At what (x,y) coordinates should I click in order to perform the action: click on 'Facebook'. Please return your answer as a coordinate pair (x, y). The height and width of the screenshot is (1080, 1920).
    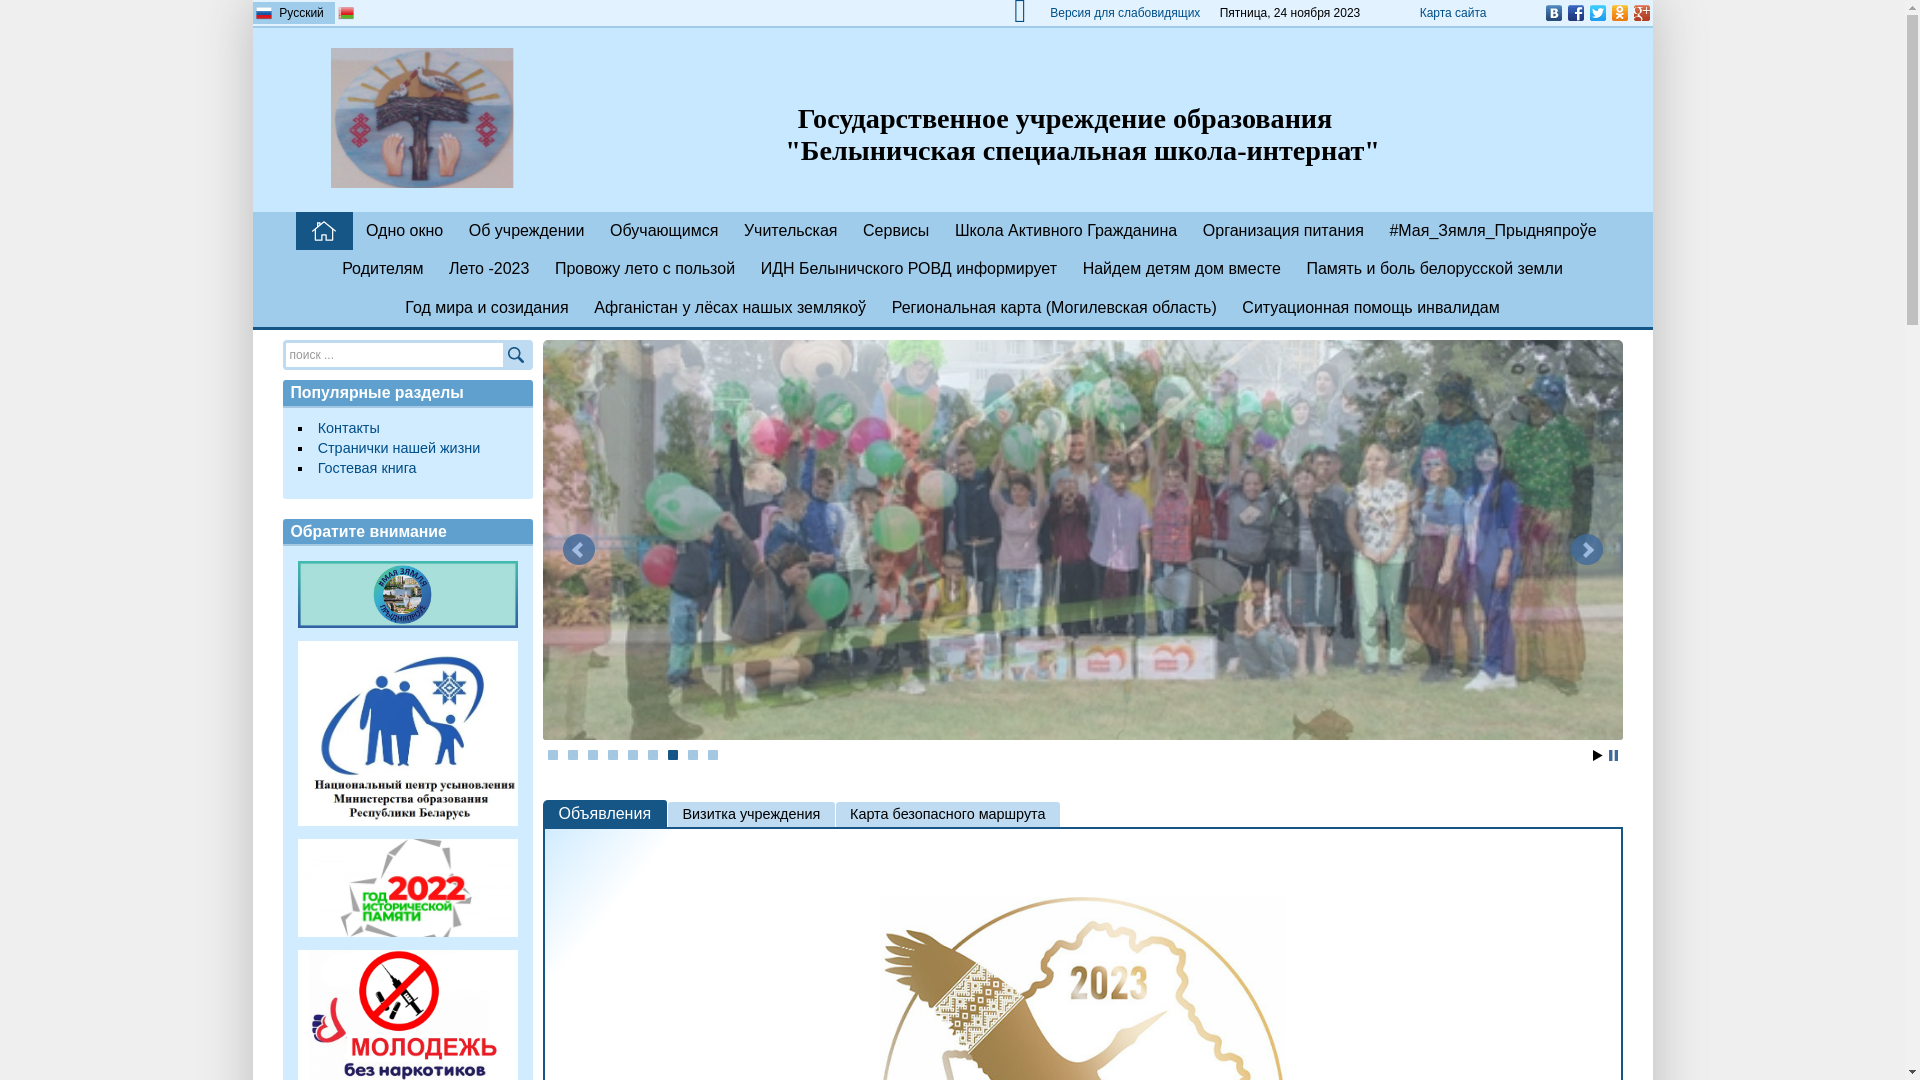
    Looking at the image, I should click on (1573, 12).